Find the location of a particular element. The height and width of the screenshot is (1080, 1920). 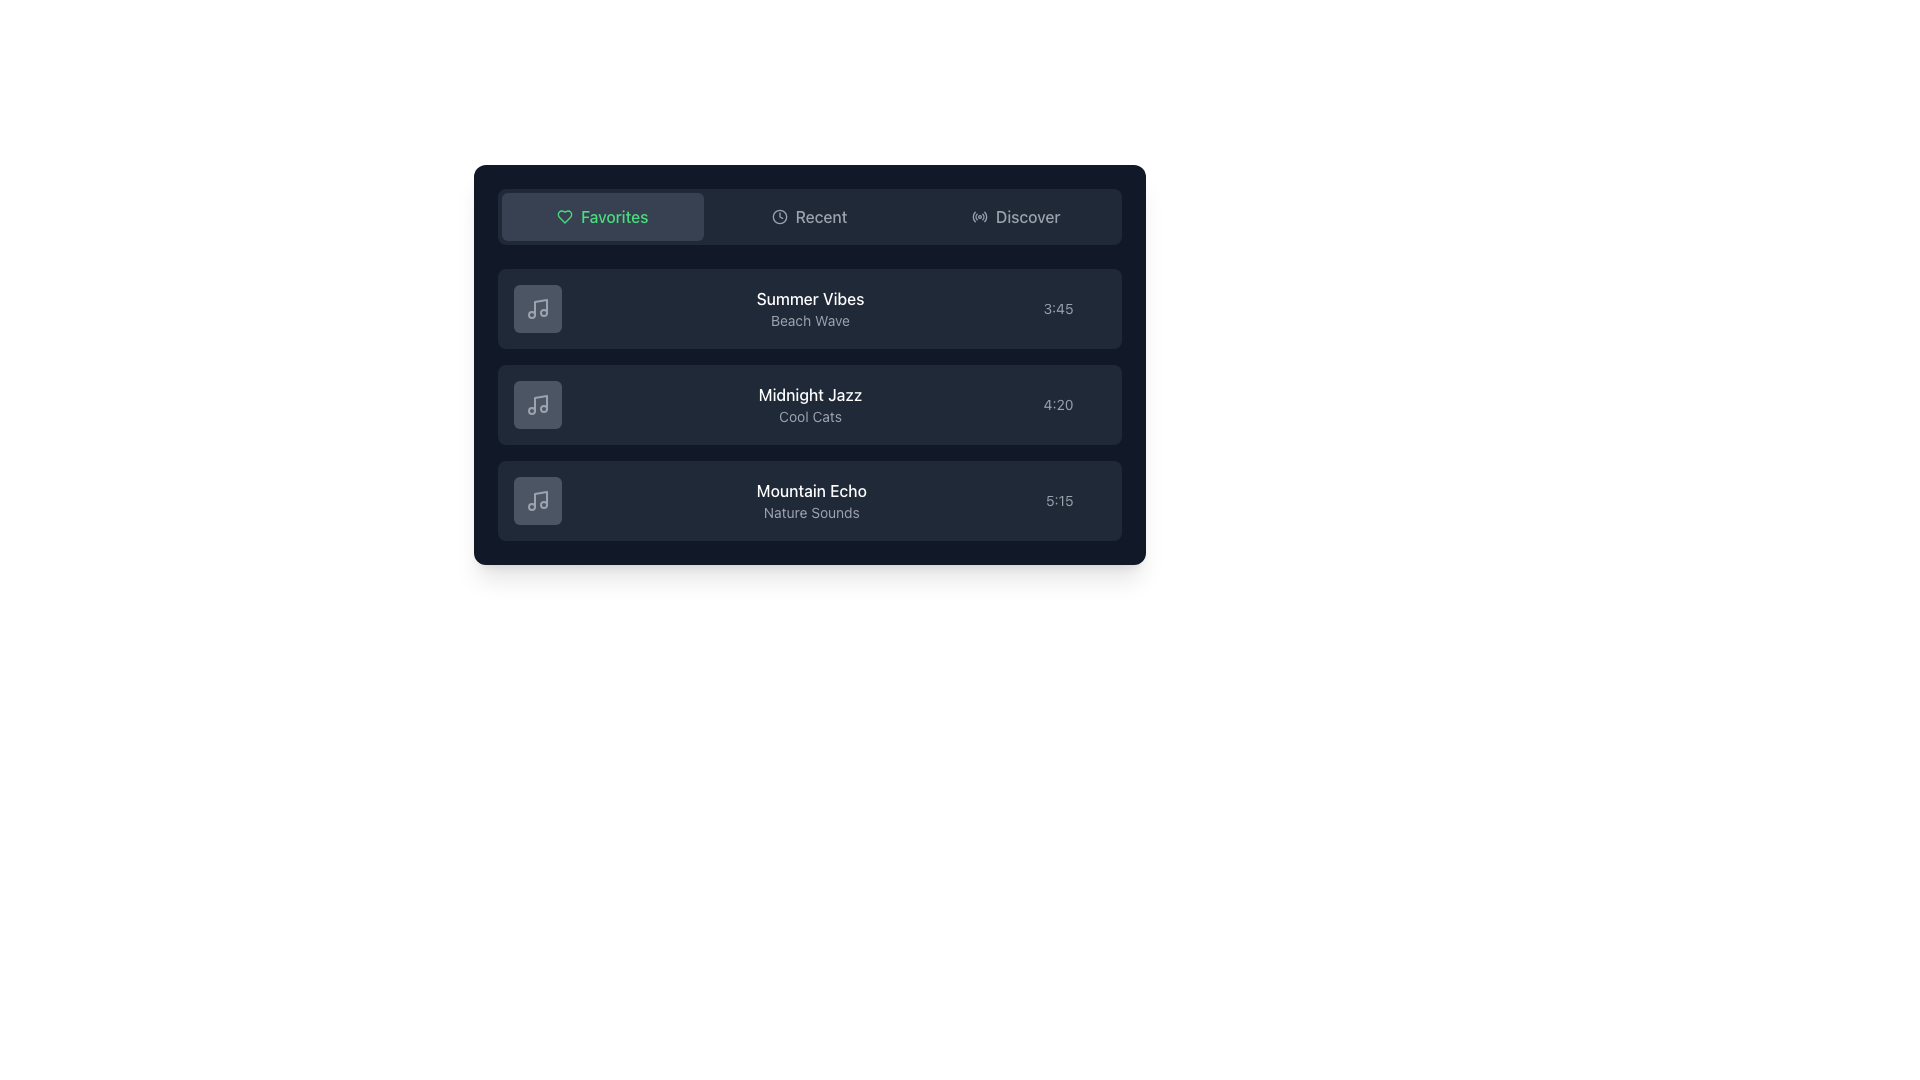

the square icon with a dark gray background and a white music note symbol, located at the leftmost position in the row for 'Midnight Jazz' and 'Cool Cats' is located at coordinates (537, 405).